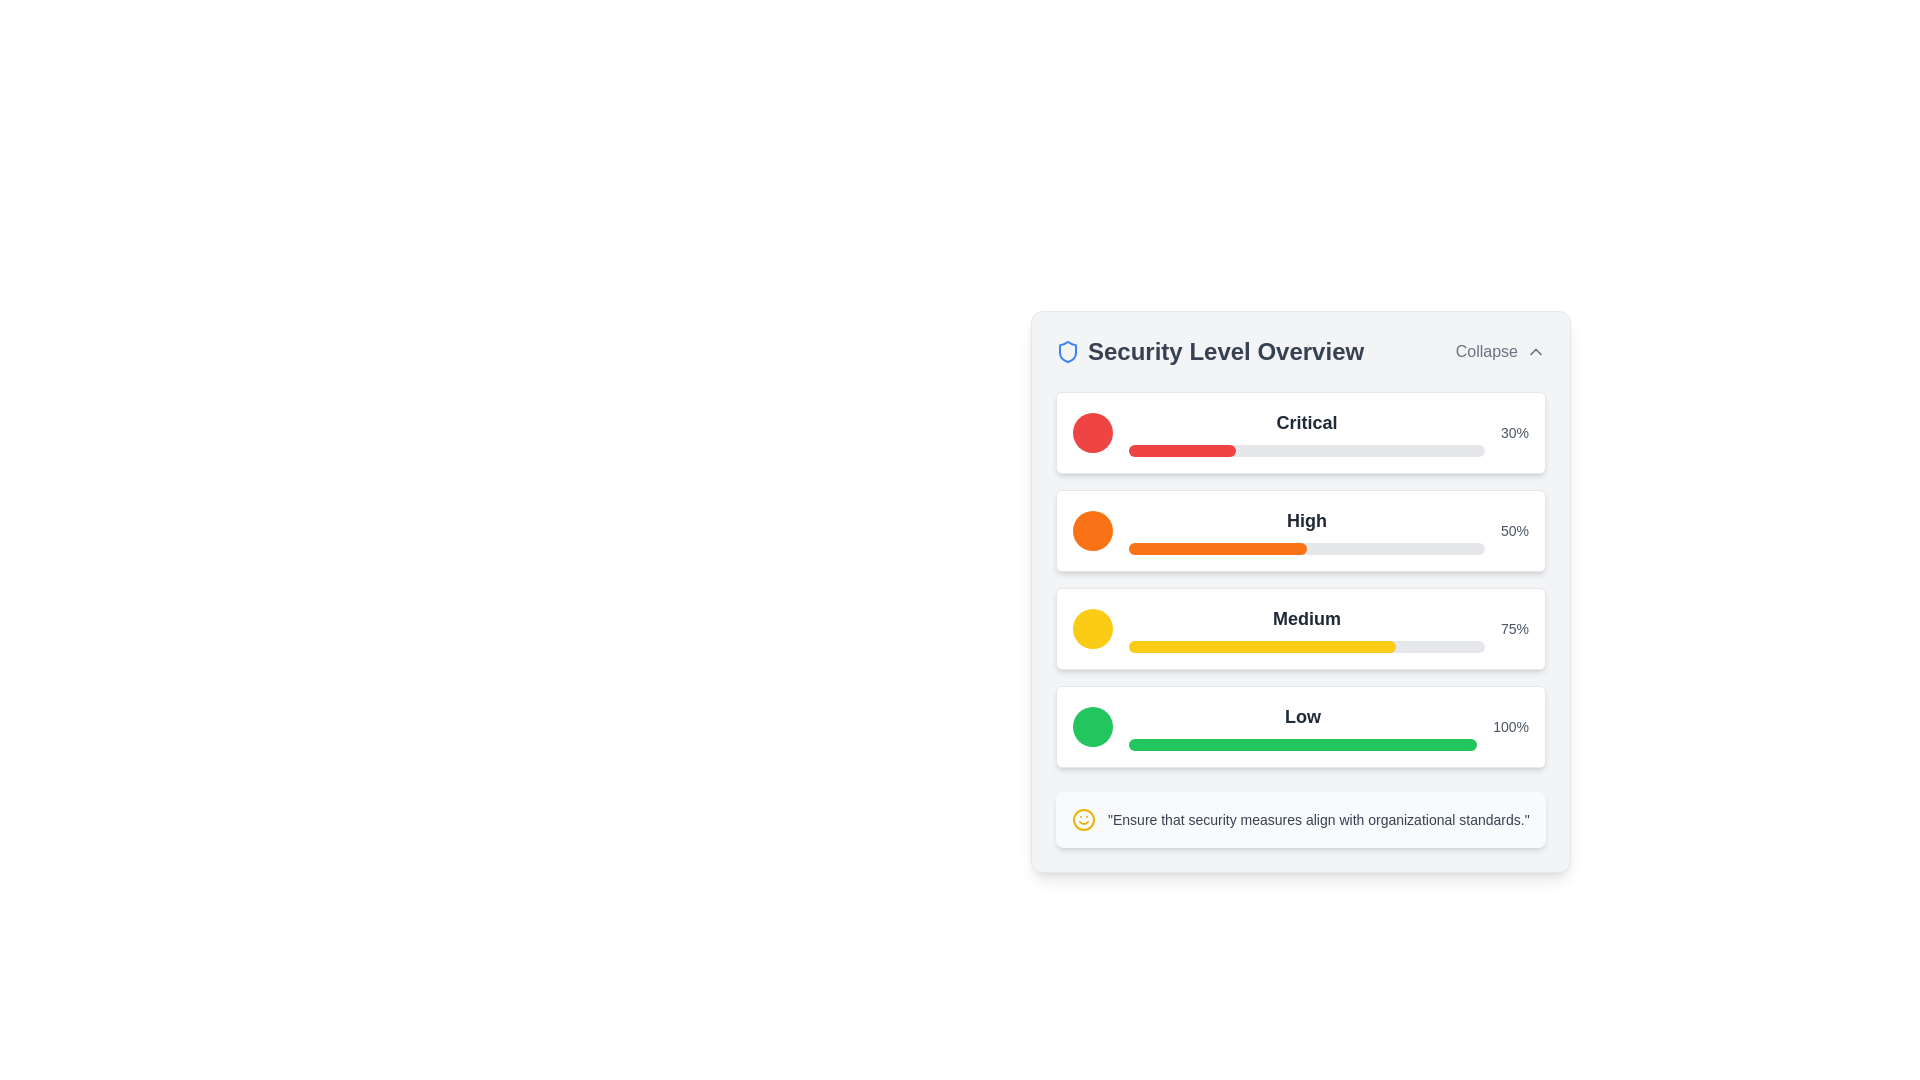  What do you see at coordinates (1092, 726) in the screenshot?
I see `the visual indicator for the 'Low' security level in the 'Security Level Overview' component, which is the fourth item vertically` at bounding box center [1092, 726].